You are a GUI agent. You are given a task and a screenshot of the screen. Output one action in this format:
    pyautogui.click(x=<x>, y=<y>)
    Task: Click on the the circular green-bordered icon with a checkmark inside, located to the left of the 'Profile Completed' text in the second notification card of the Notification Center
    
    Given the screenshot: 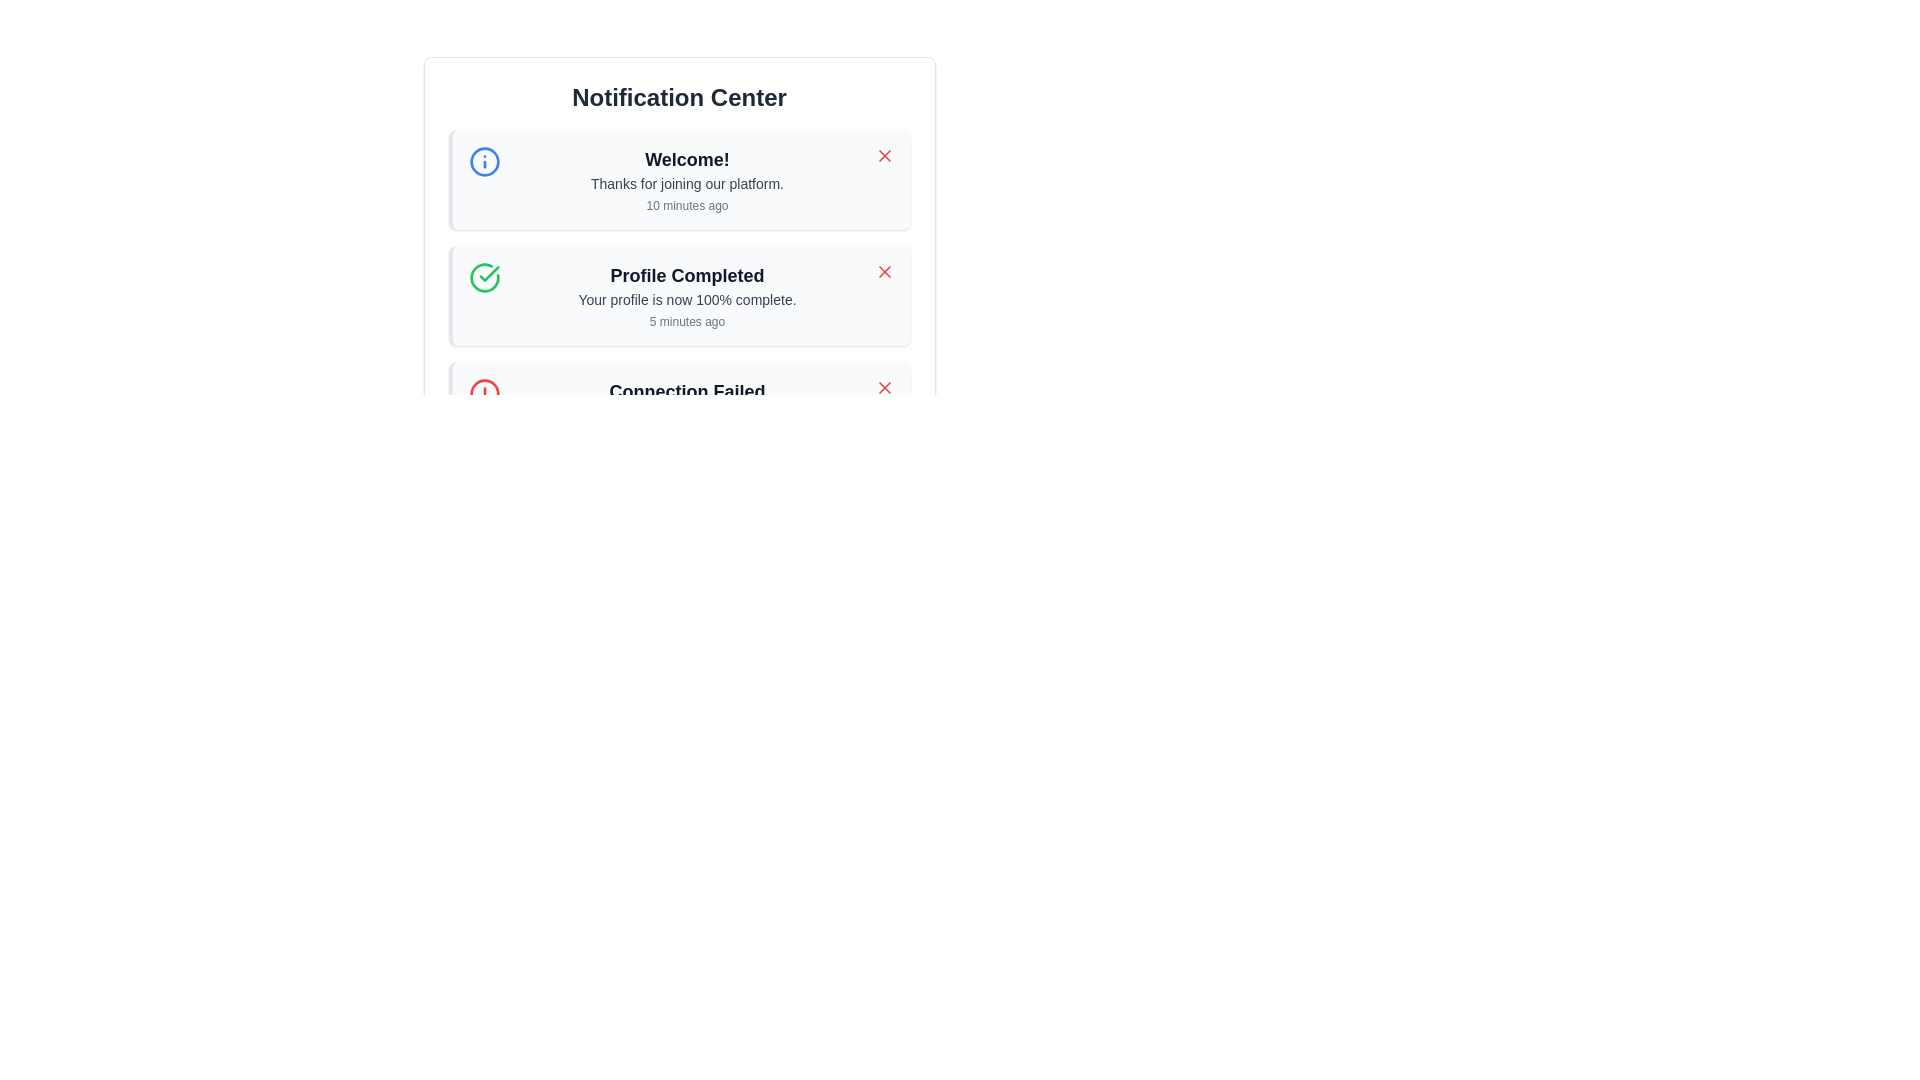 What is the action you would take?
    pyautogui.click(x=484, y=277)
    